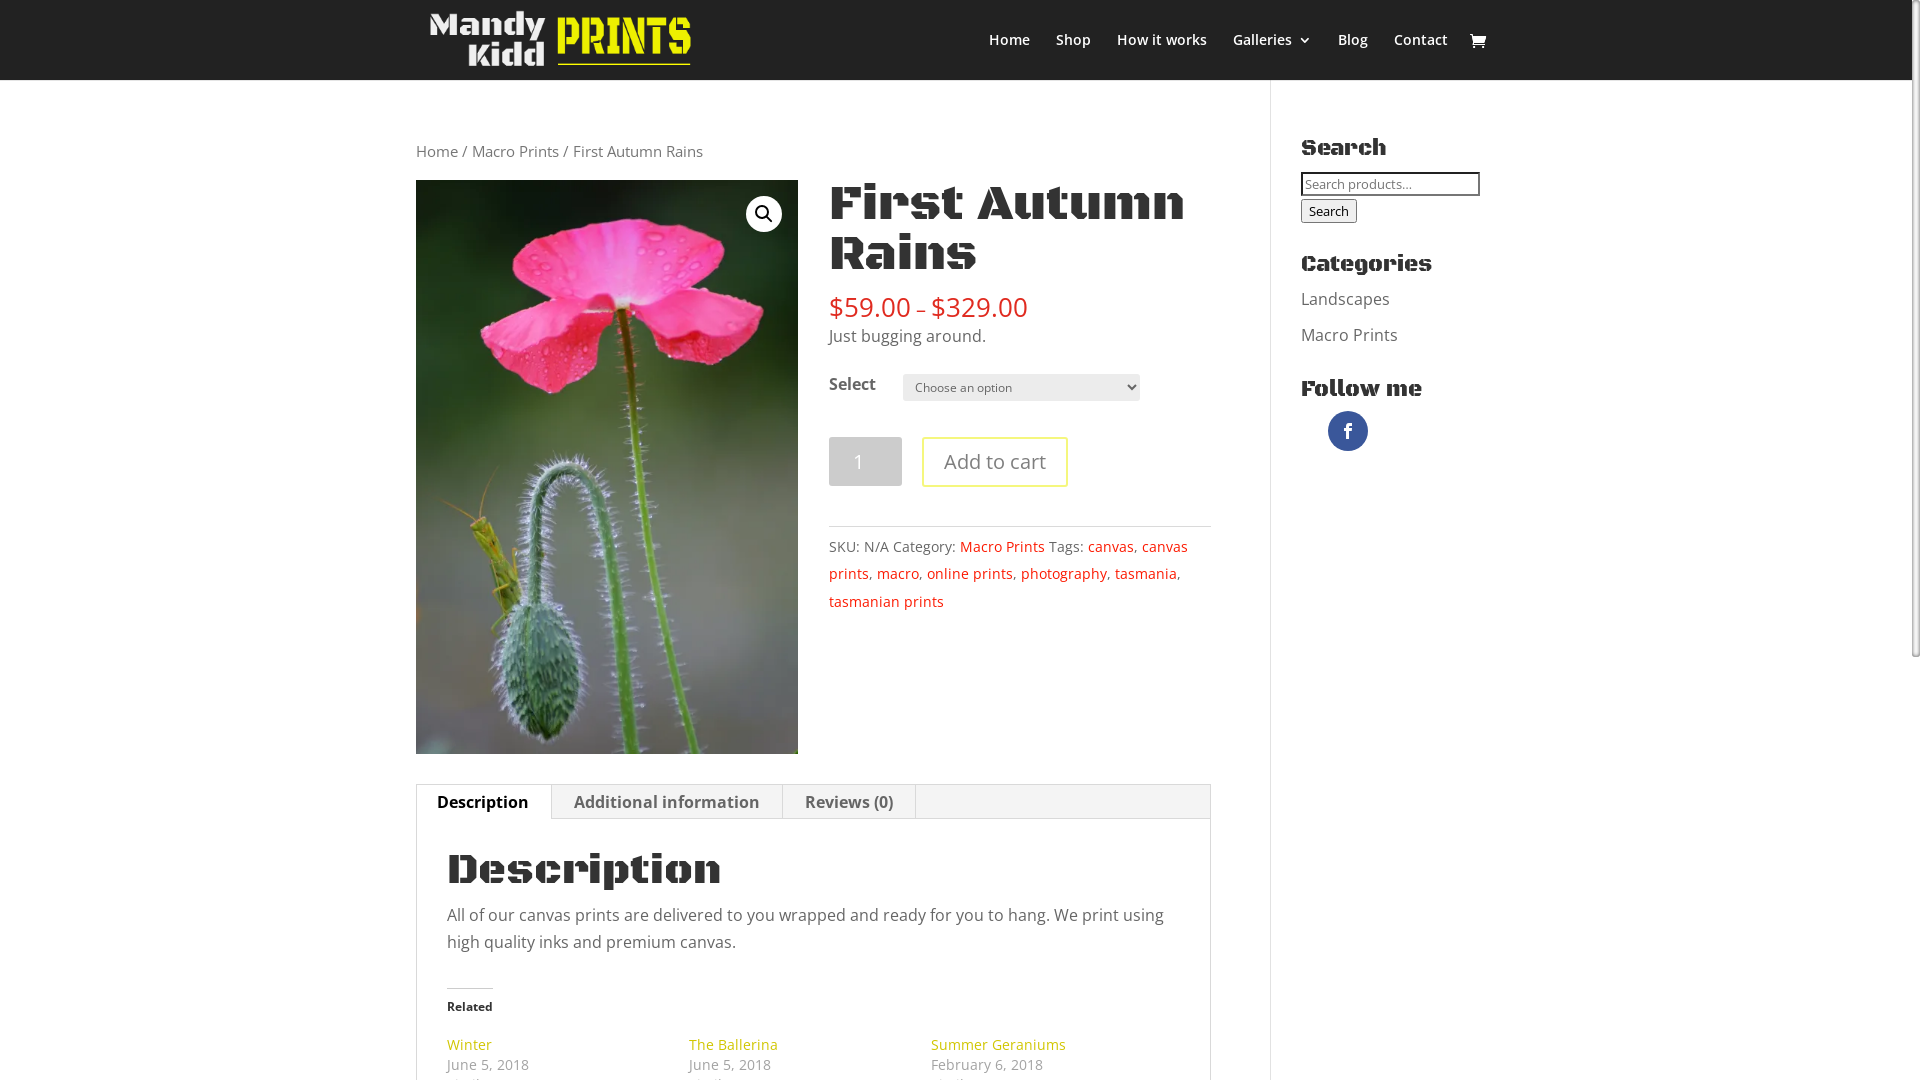  What do you see at coordinates (896, 573) in the screenshot?
I see `'macro'` at bounding box center [896, 573].